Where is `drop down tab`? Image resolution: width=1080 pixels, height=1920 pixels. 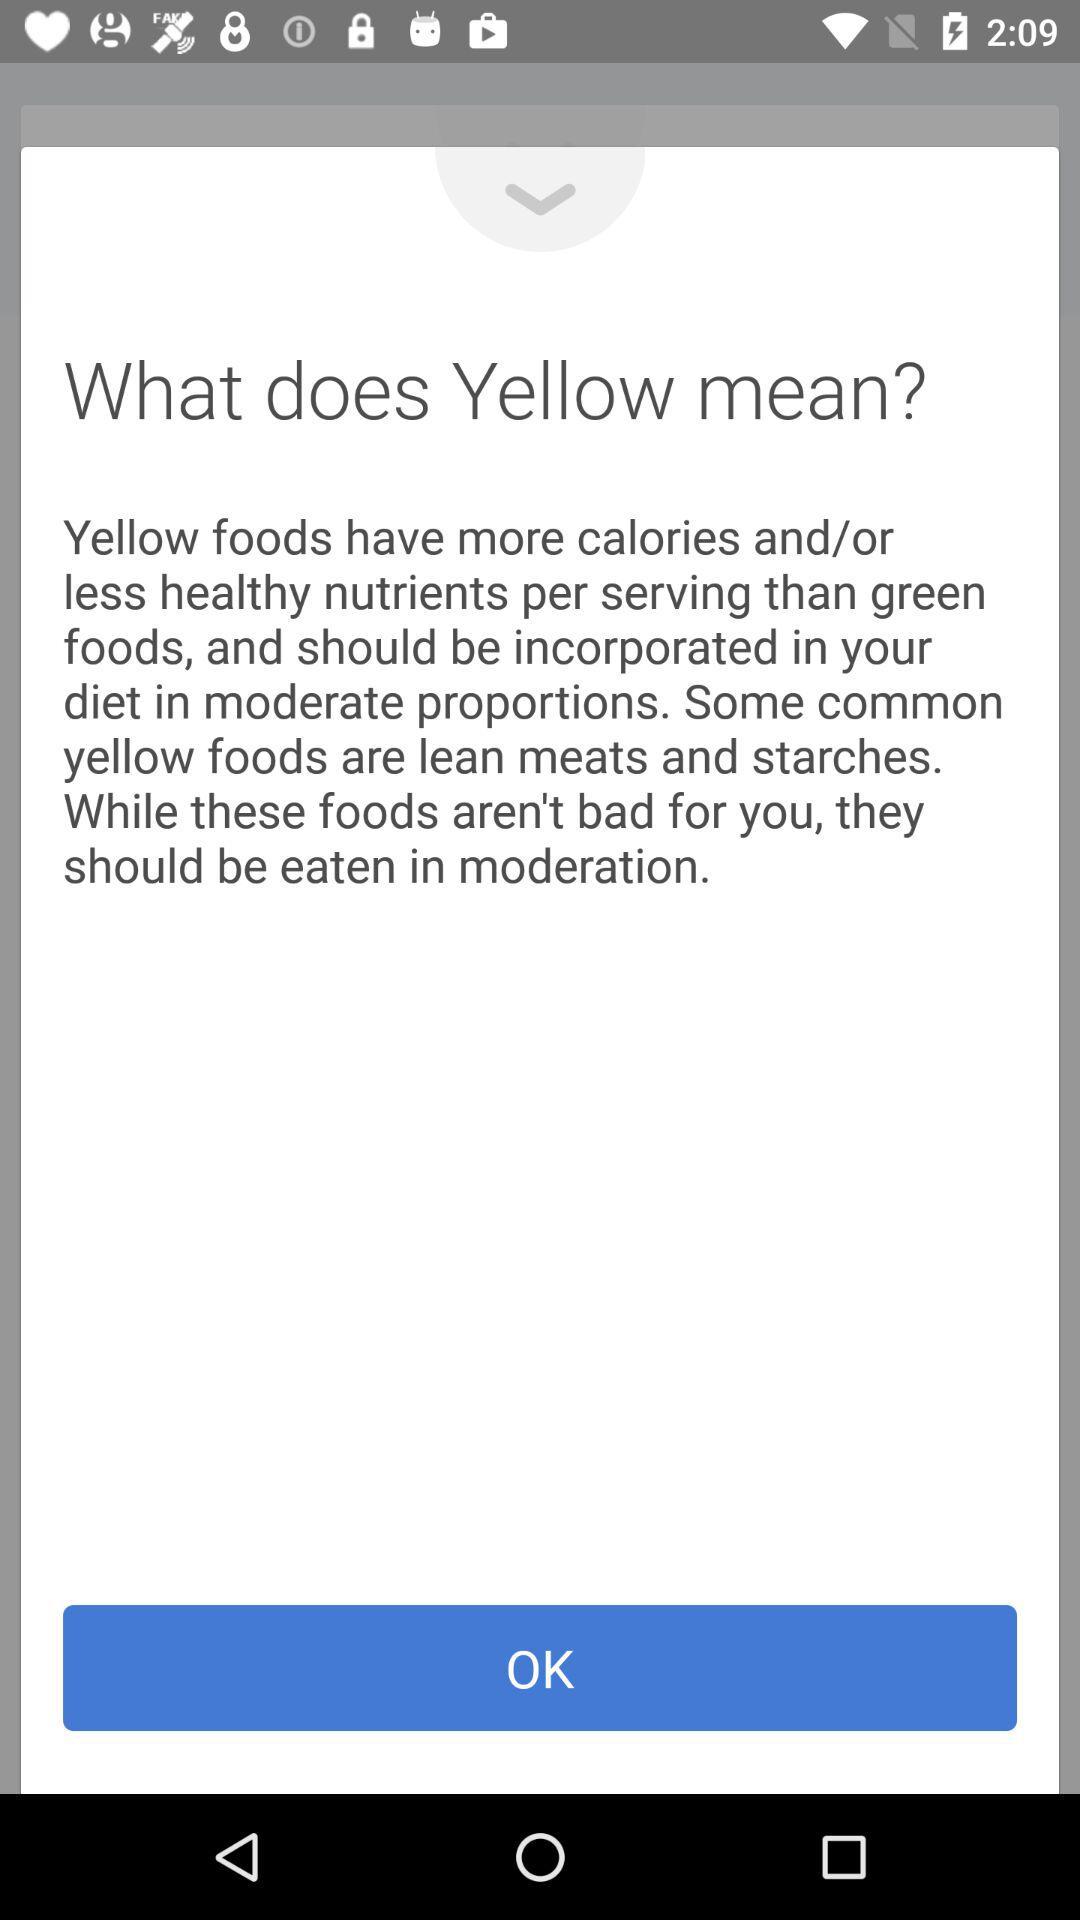
drop down tab is located at coordinates (540, 199).